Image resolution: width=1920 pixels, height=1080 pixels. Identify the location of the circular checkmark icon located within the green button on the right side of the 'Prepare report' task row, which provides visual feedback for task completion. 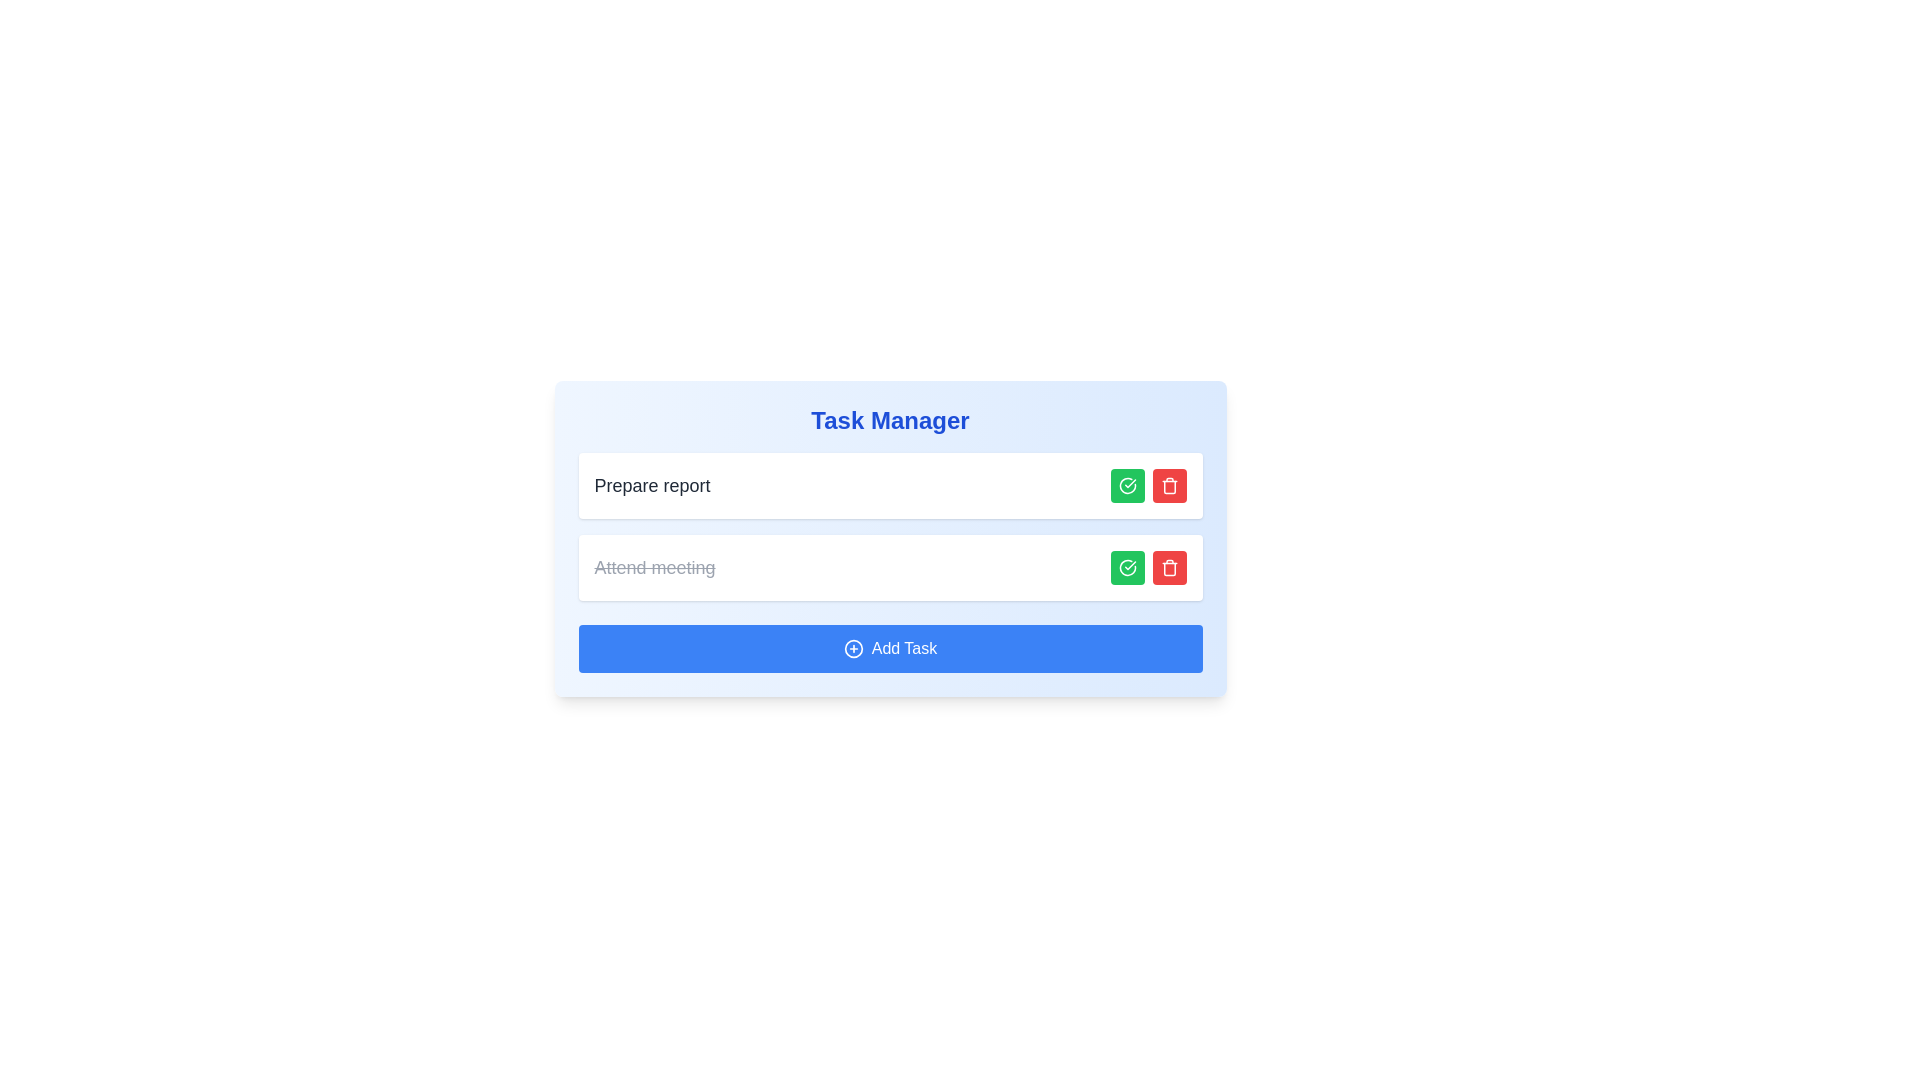
(1127, 486).